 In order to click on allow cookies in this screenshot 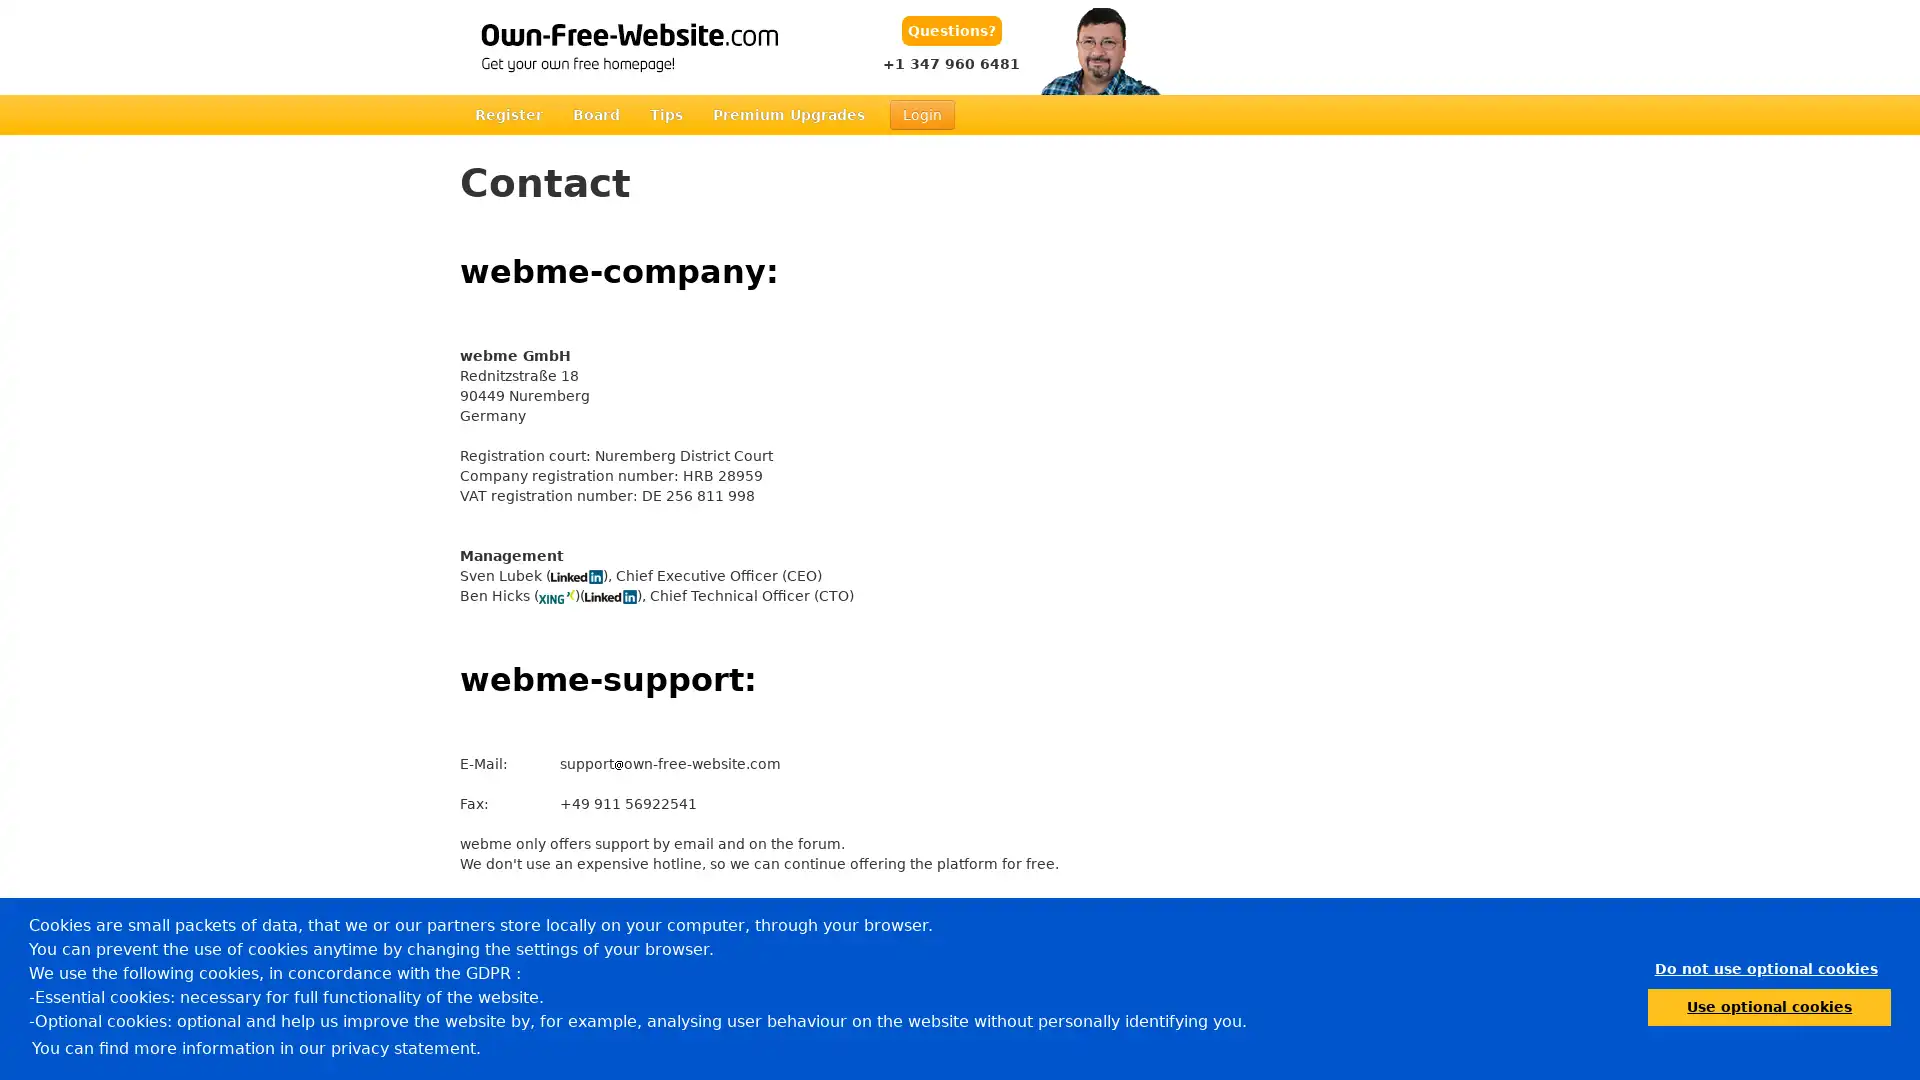, I will do `click(1769, 1006)`.